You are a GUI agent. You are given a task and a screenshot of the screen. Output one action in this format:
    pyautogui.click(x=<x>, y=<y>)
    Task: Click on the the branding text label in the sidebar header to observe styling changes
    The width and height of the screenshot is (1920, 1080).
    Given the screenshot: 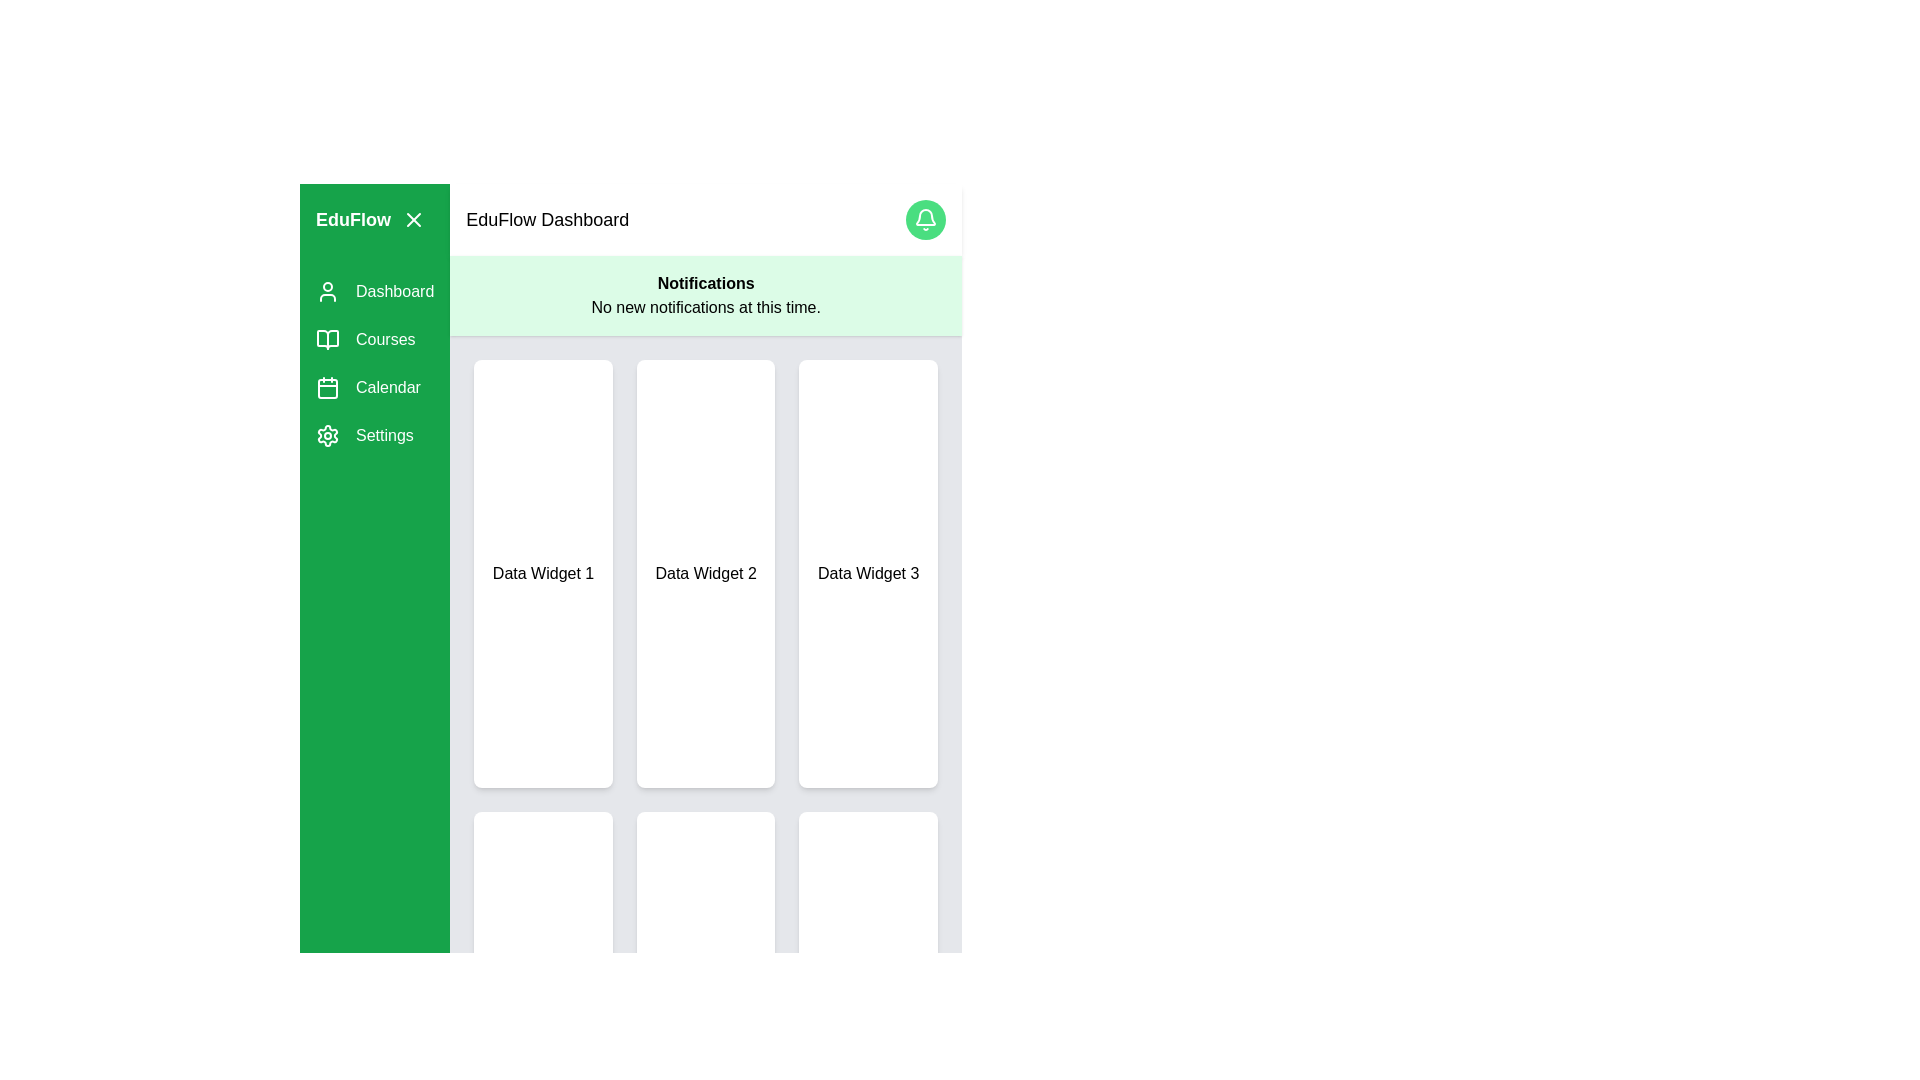 What is the action you would take?
    pyautogui.click(x=353, y=219)
    